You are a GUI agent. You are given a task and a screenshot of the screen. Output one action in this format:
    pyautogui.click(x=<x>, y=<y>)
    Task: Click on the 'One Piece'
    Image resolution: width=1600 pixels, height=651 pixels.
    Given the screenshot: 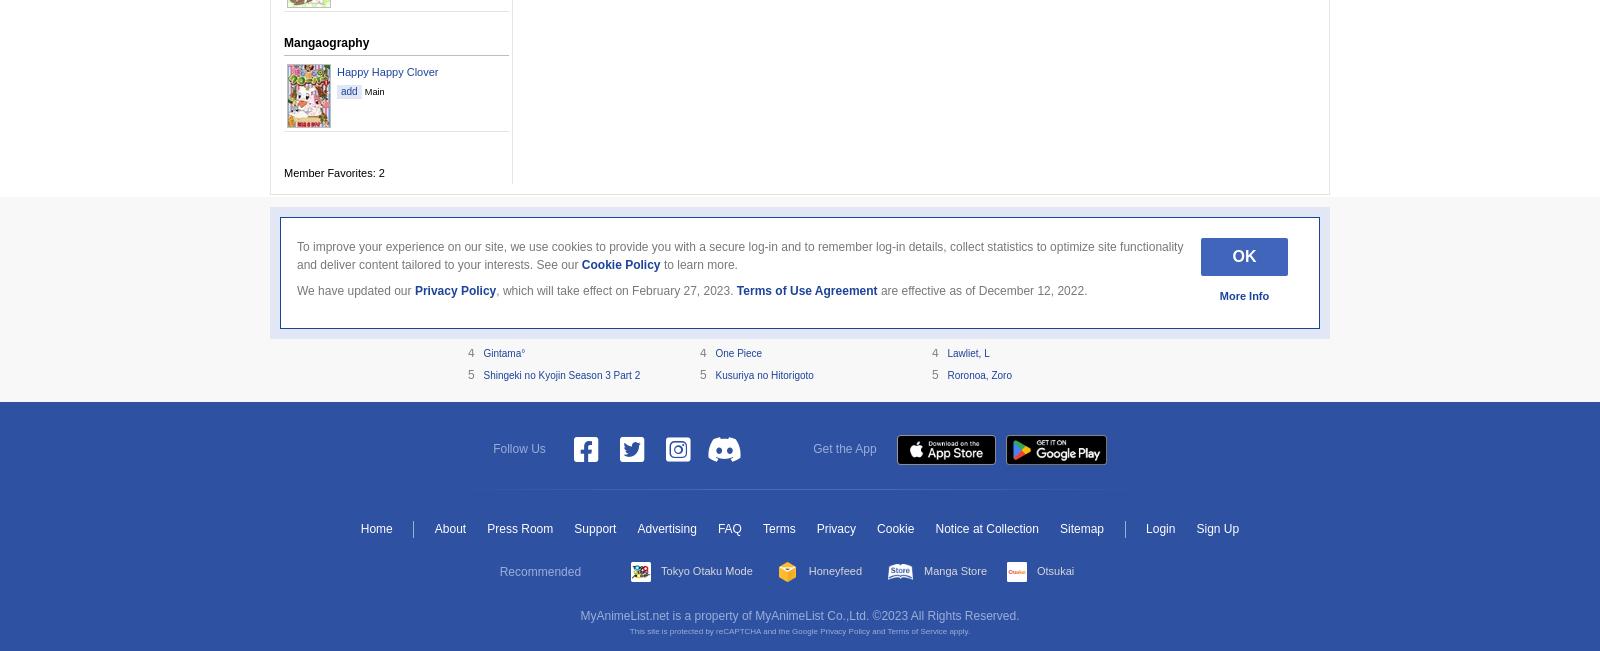 What is the action you would take?
    pyautogui.click(x=738, y=353)
    